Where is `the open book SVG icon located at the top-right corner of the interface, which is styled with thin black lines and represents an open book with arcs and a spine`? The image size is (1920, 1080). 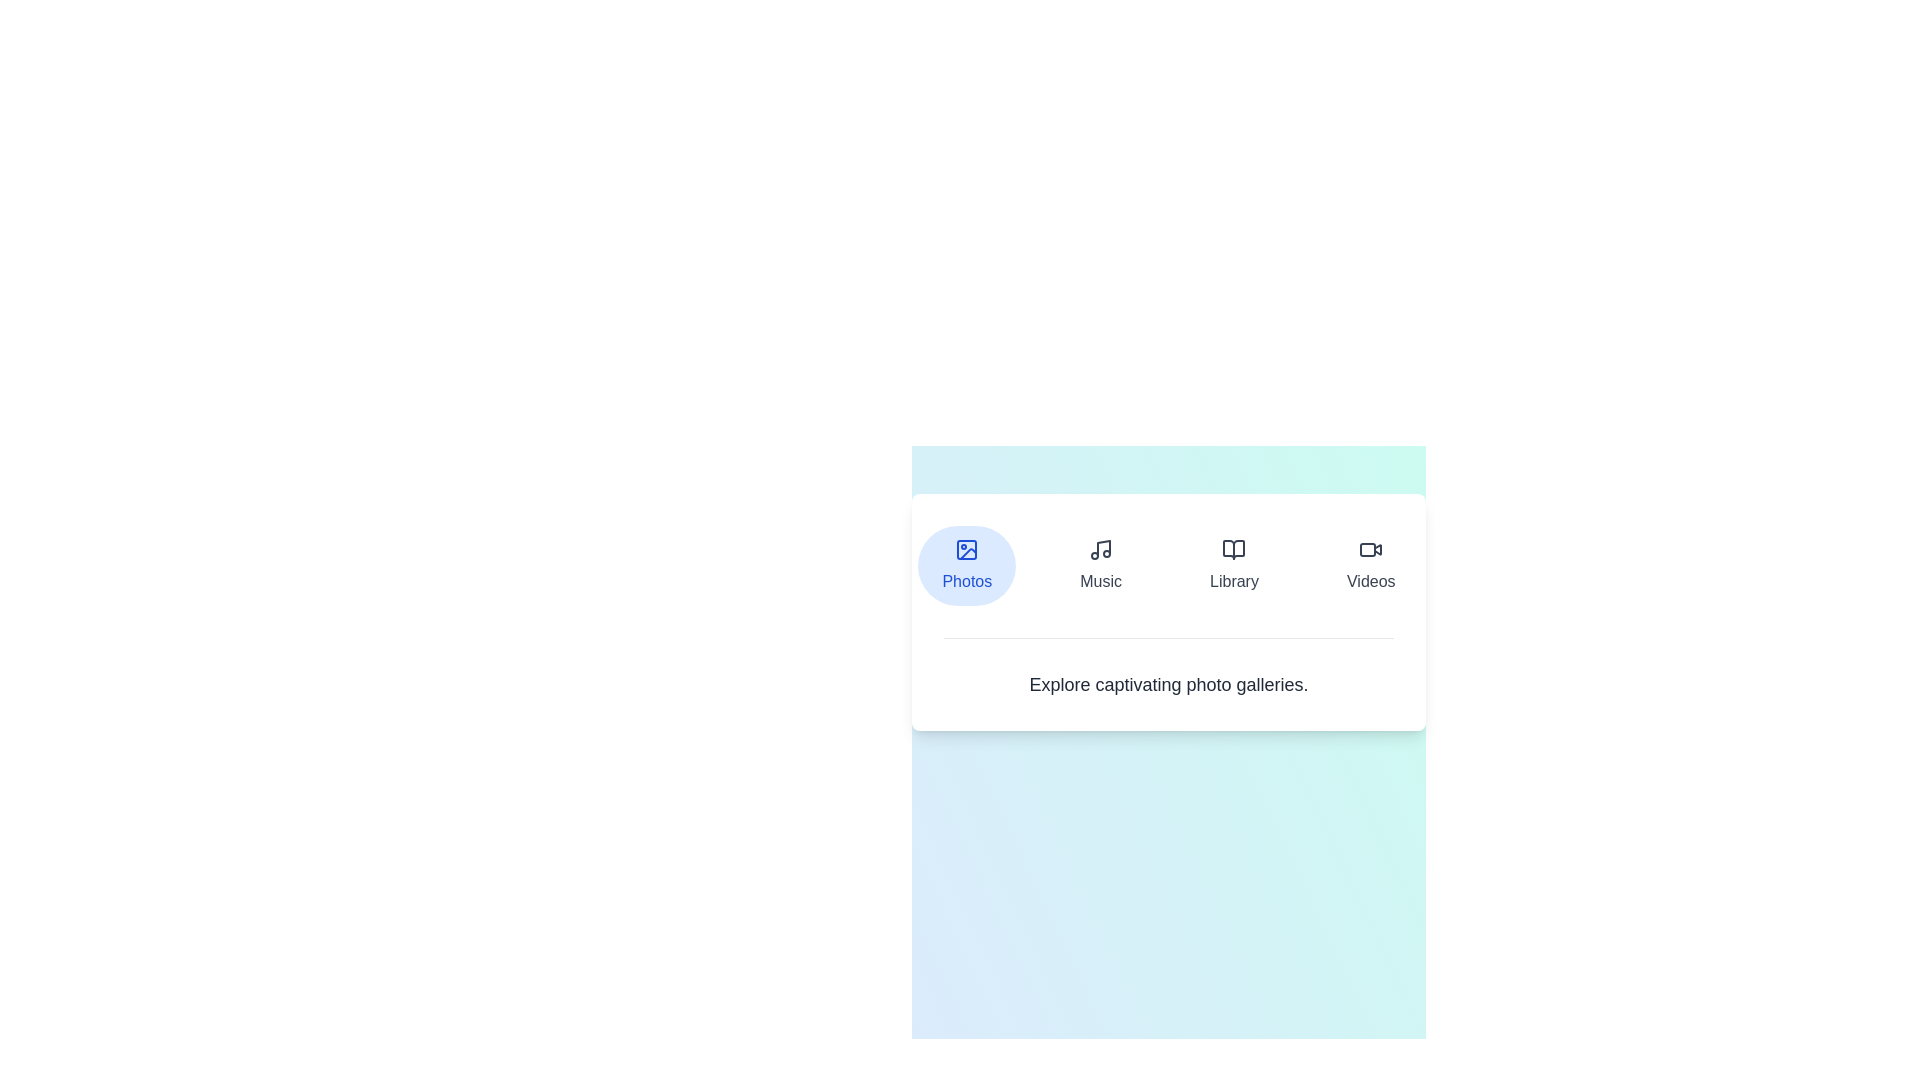
the open book SVG icon located at the top-right corner of the interface, which is styled with thin black lines and represents an open book with arcs and a spine is located at coordinates (1233, 550).